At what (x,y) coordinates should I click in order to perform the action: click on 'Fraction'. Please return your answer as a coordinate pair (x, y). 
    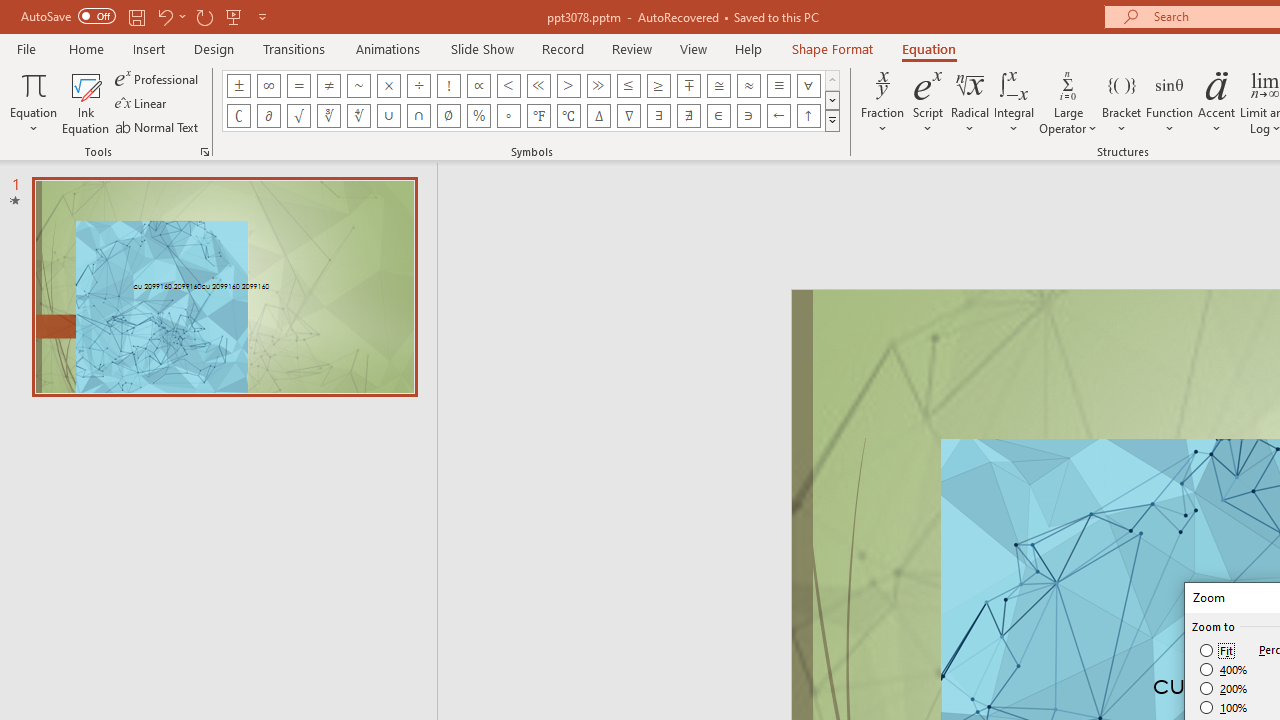
    Looking at the image, I should click on (882, 103).